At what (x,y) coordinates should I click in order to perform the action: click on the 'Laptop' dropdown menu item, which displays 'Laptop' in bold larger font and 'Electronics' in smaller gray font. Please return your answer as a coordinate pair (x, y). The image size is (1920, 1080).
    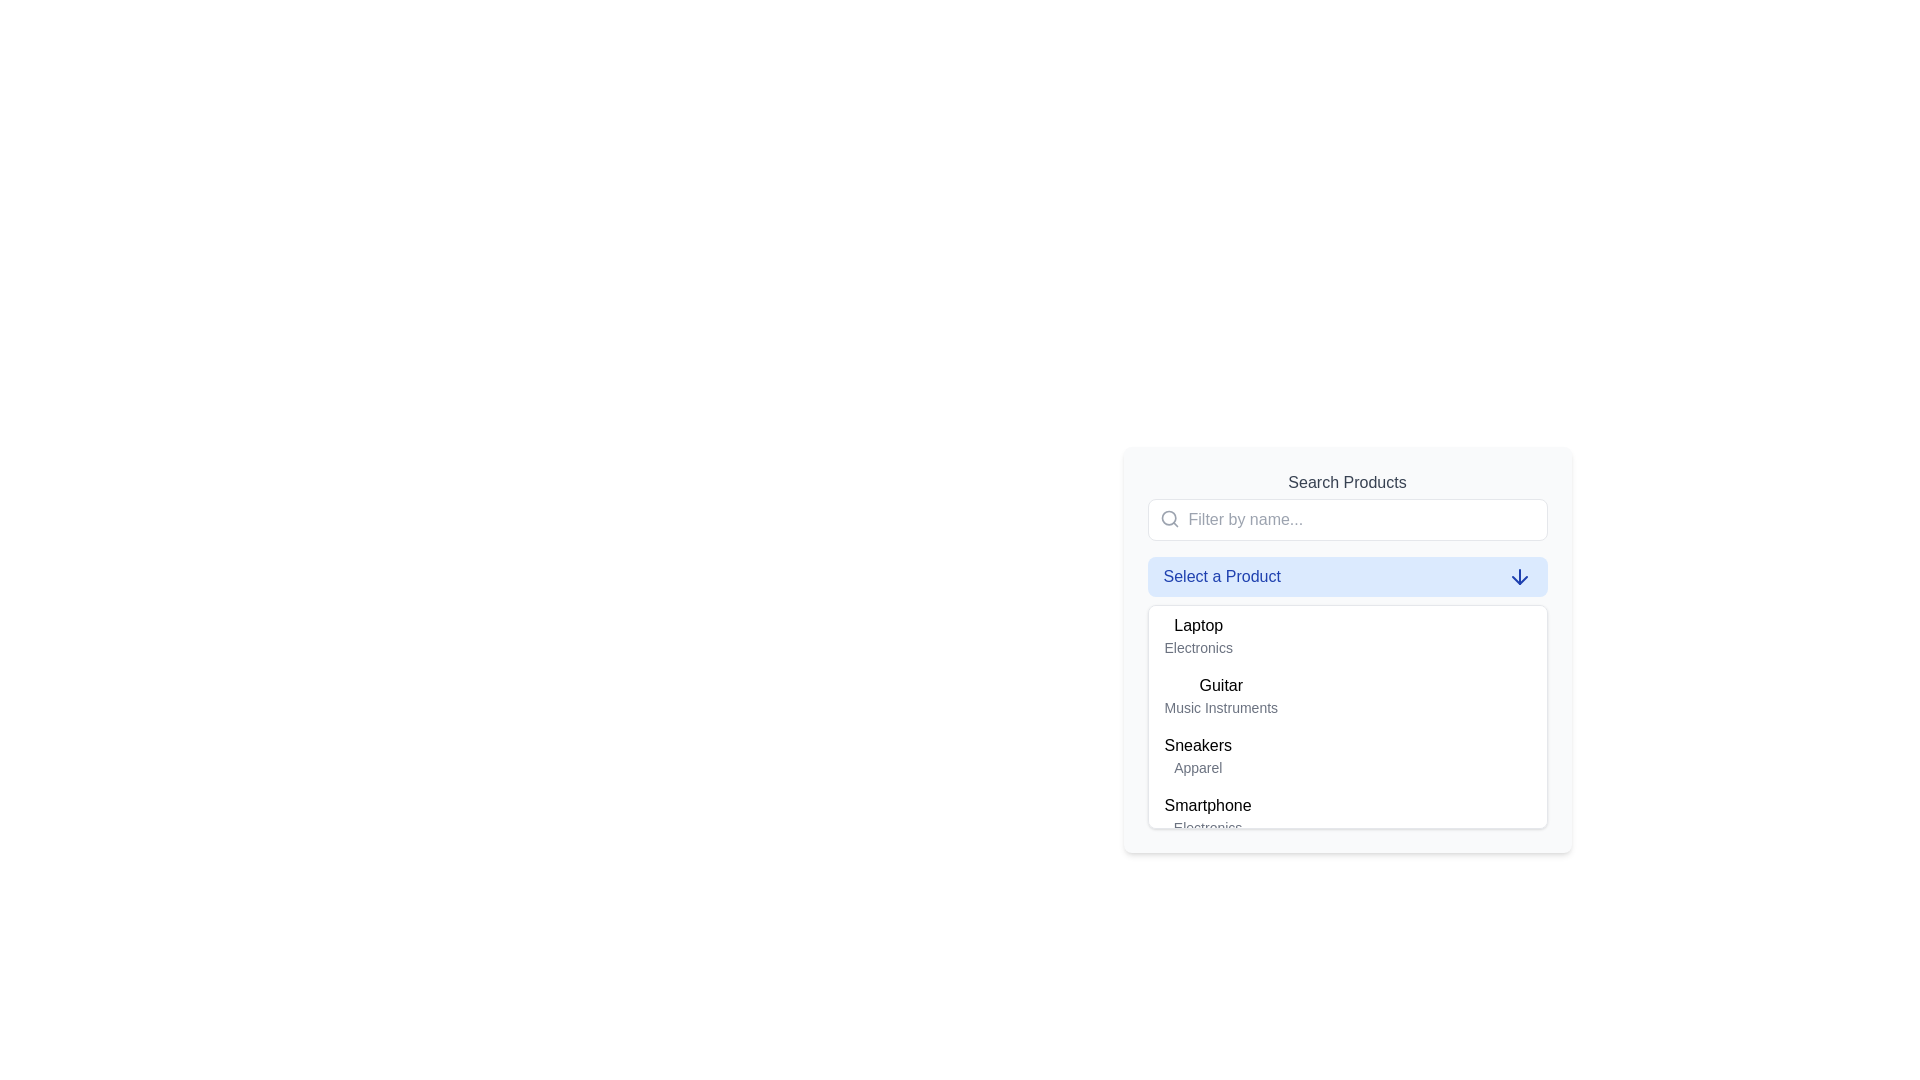
    Looking at the image, I should click on (1347, 636).